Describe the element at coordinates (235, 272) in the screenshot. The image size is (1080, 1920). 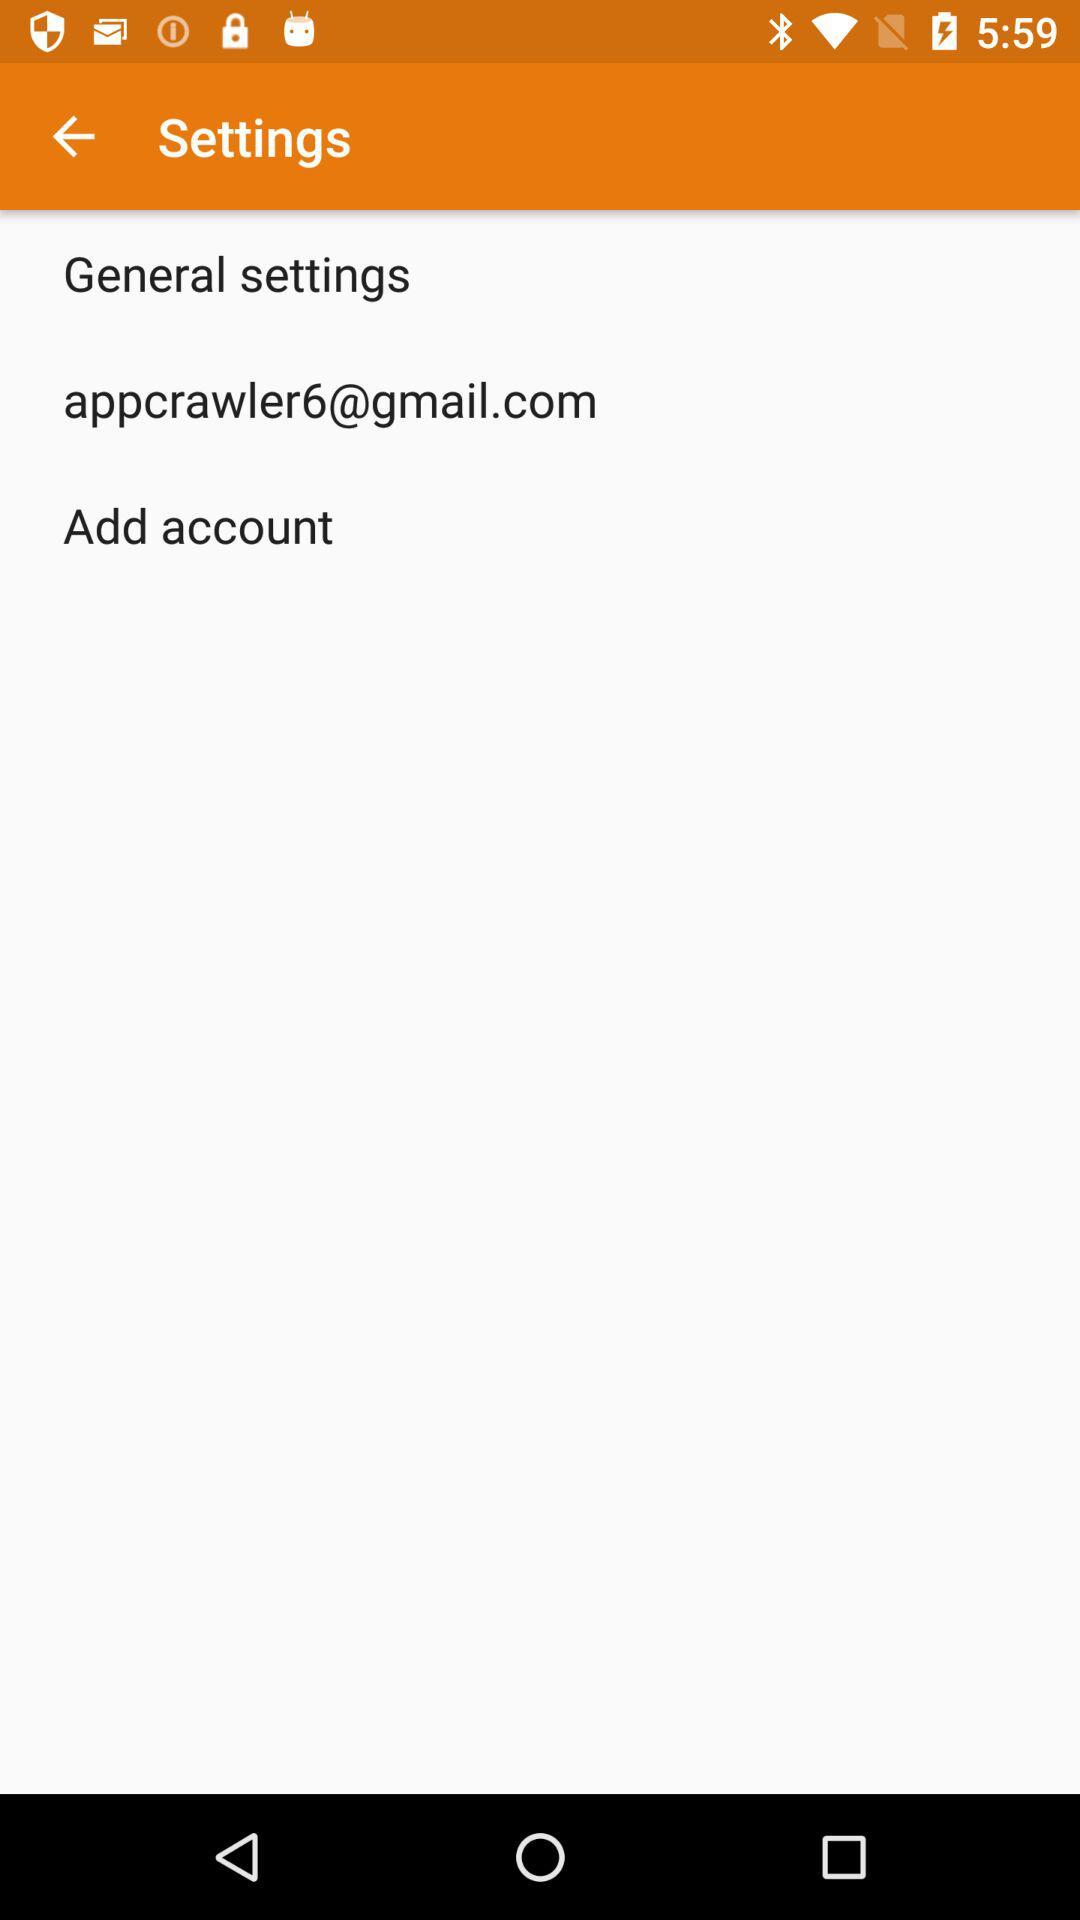
I see `general settings item` at that location.